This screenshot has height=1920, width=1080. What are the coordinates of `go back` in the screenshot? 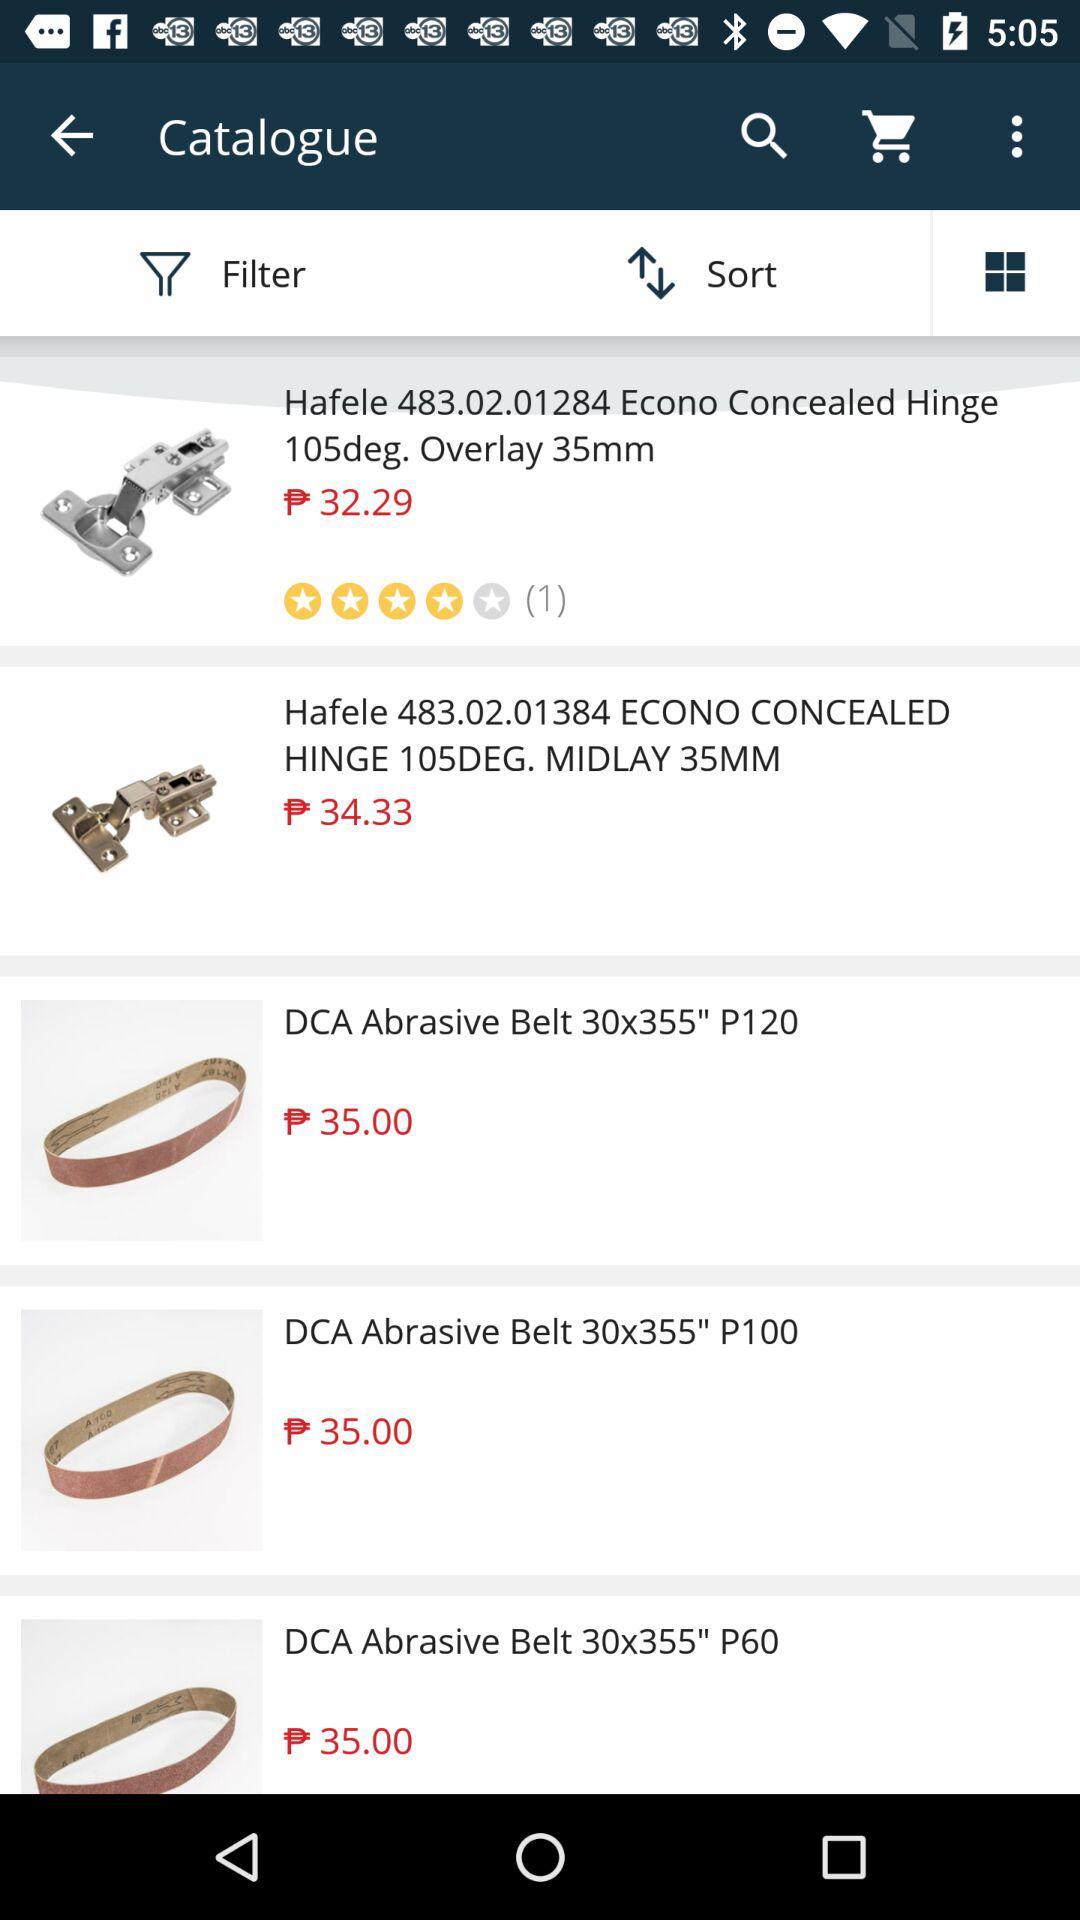 It's located at (72, 135).